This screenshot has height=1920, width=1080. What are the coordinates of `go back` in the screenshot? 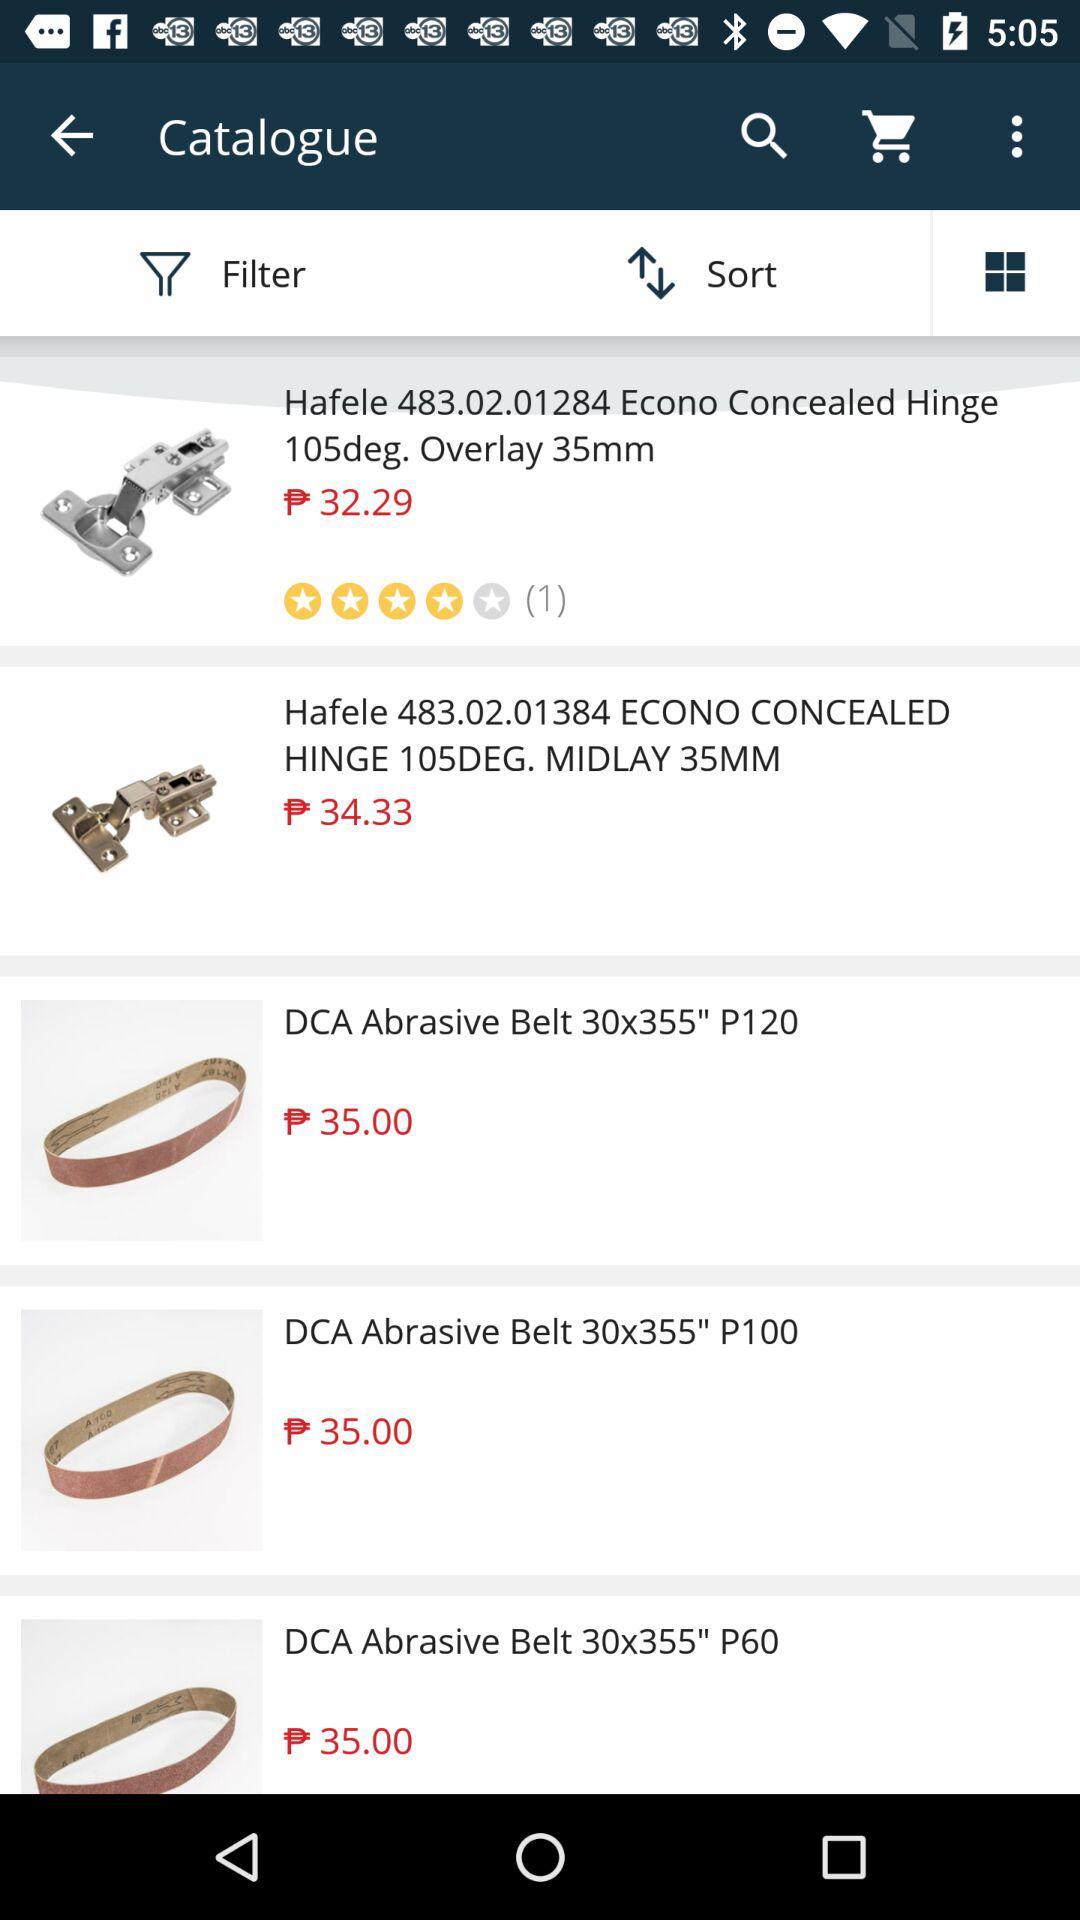 It's located at (72, 135).